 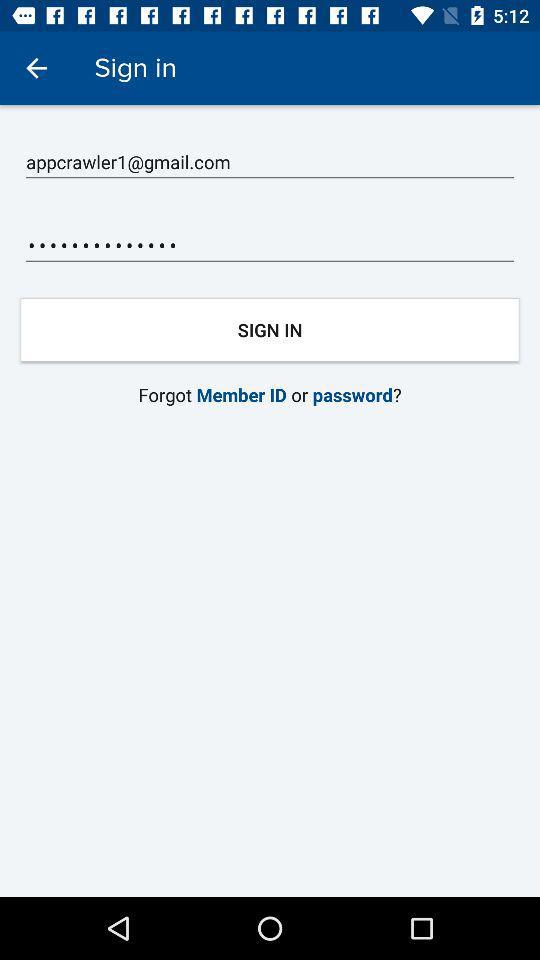 I want to click on the appcrawler1@gmail.com icon, so click(x=270, y=161).